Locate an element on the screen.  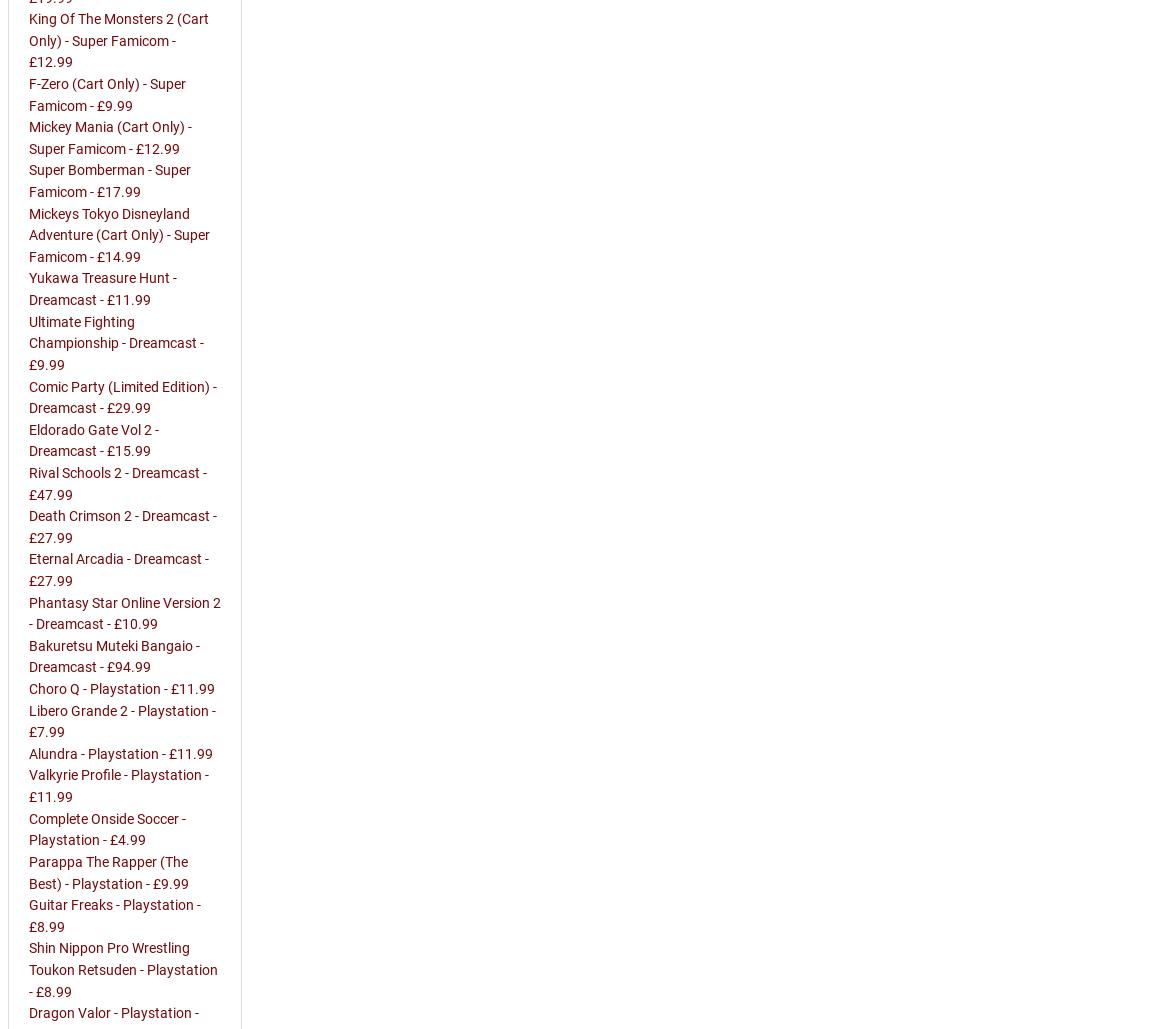
'Shin Nippon Pro Wrestling Toukon Retsuden - Playstation - £8.99' is located at coordinates (123, 969).